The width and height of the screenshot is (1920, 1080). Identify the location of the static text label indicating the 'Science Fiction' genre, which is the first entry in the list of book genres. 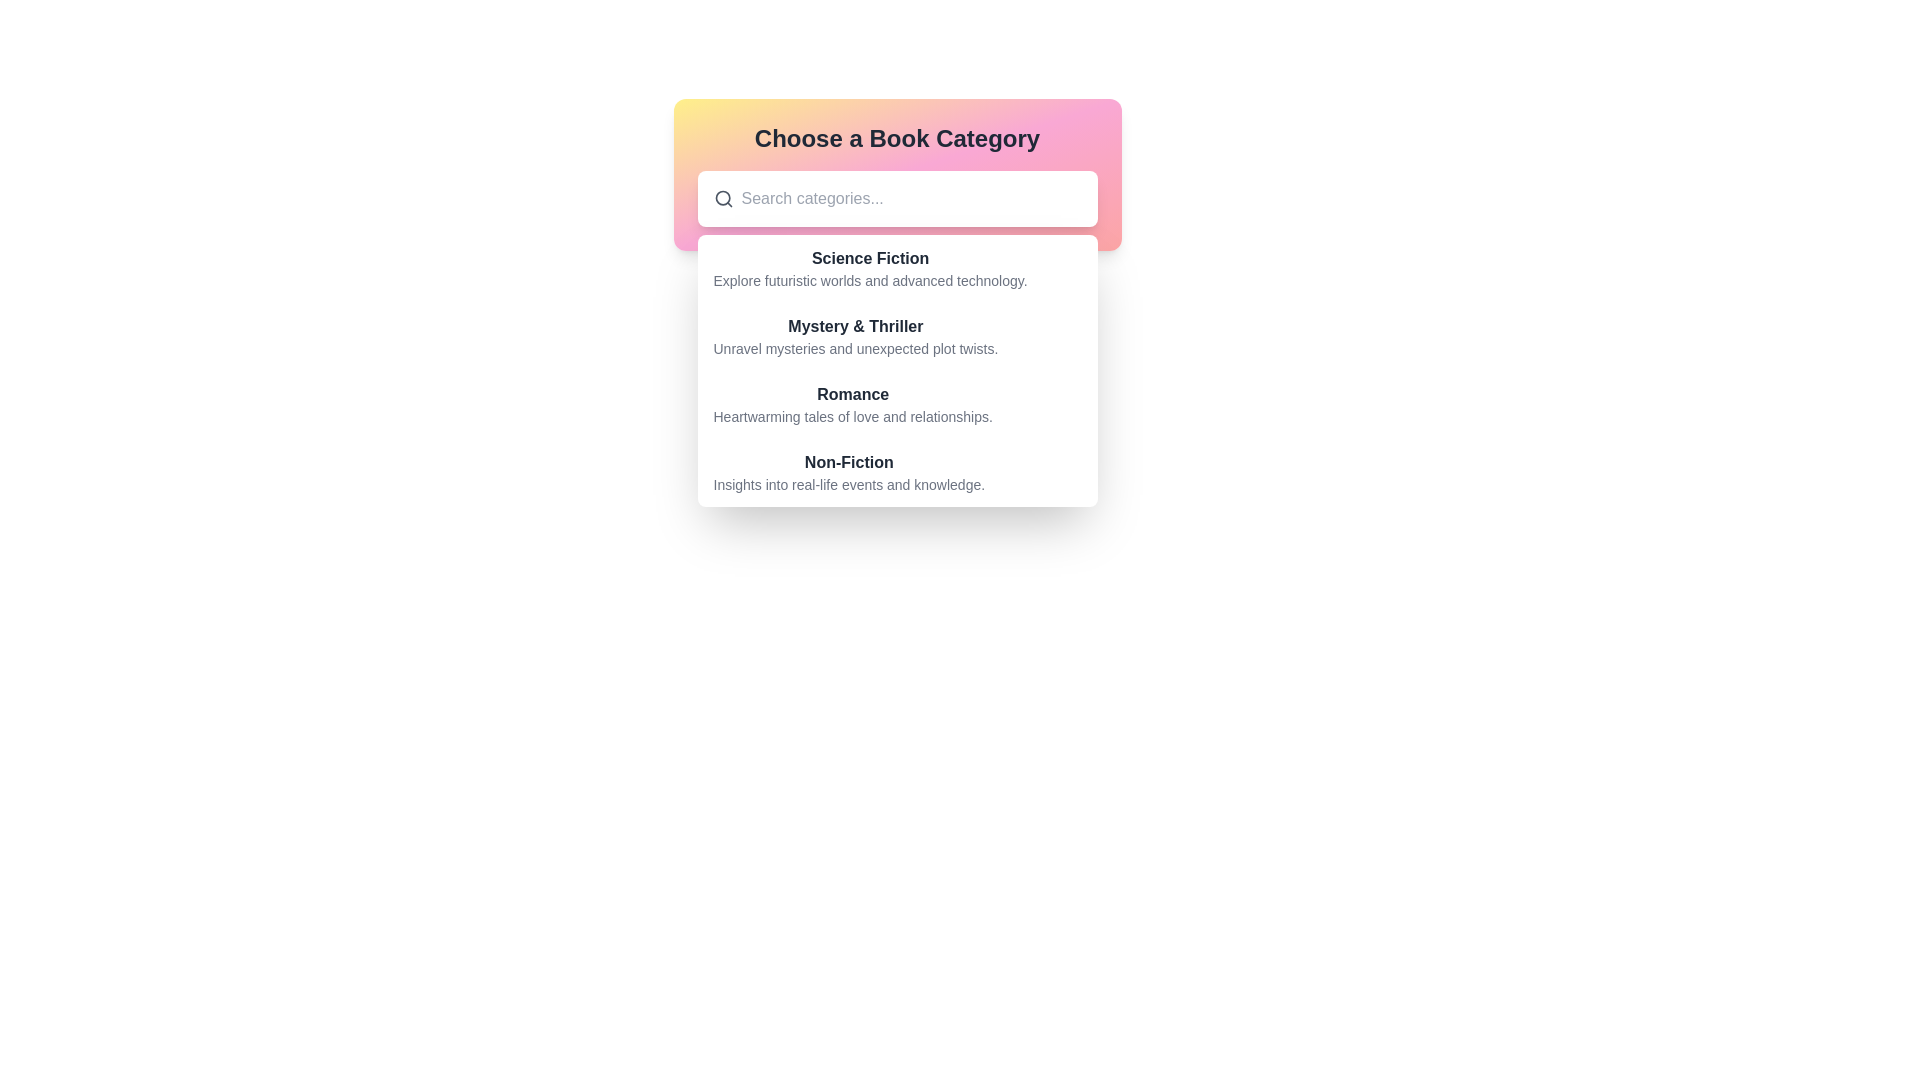
(870, 257).